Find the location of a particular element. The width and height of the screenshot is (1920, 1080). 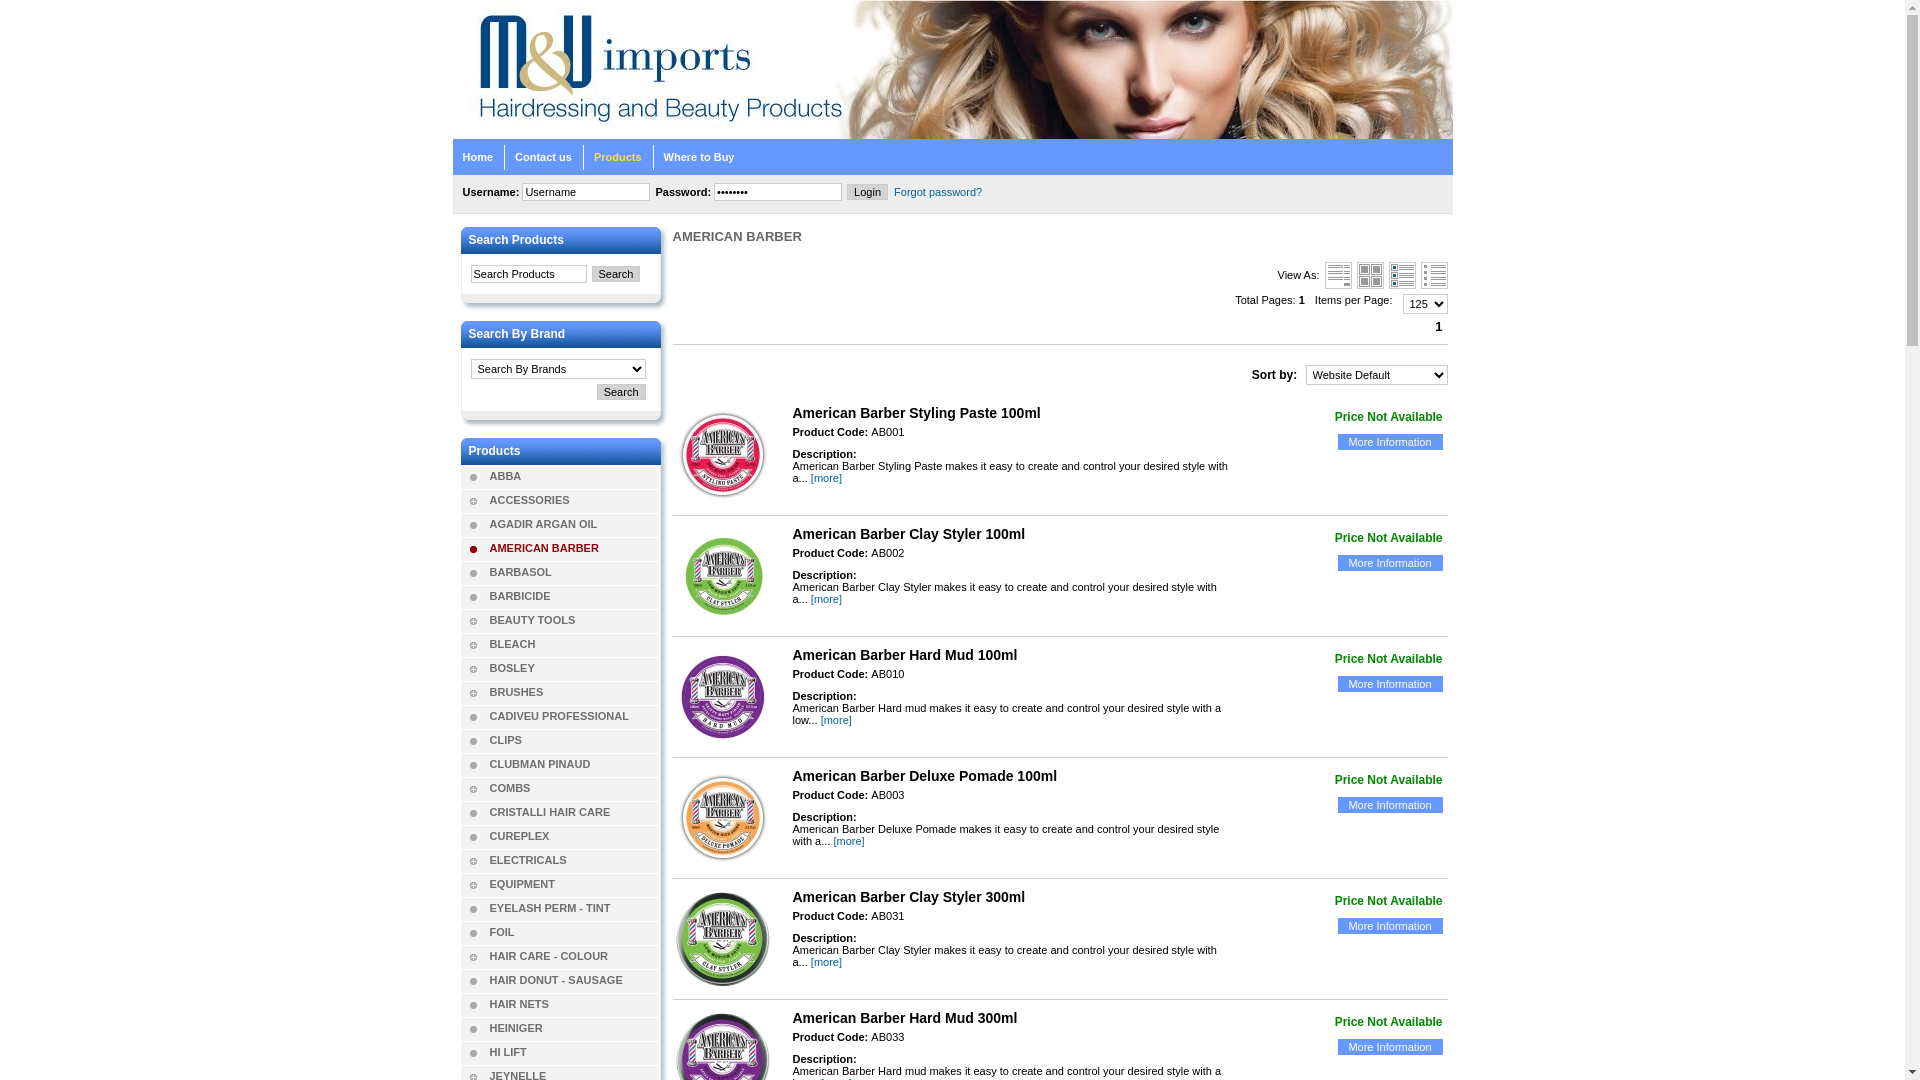

'Forgot password?' is located at coordinates (936, 192).